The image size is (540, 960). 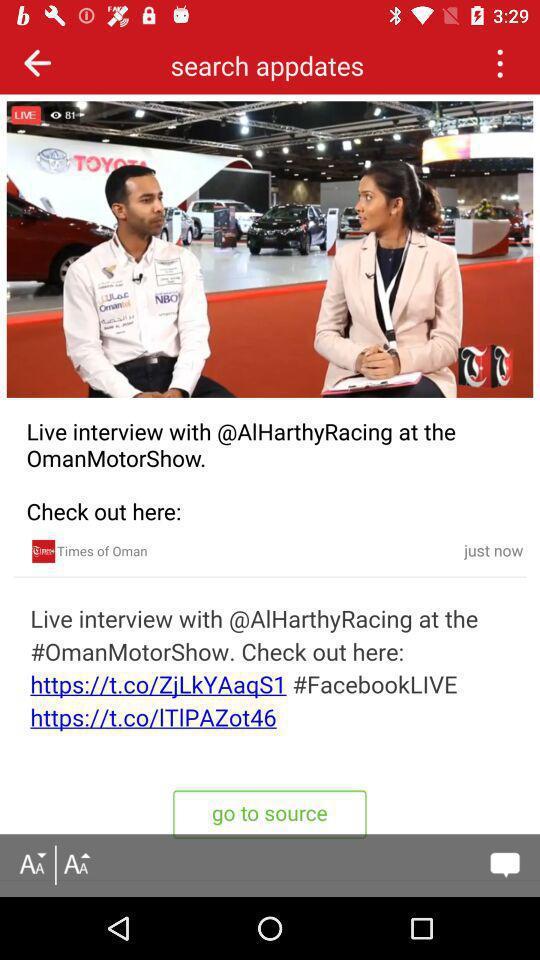 What do you see at coordinates (44, 551) in the screenshot?
I see `the image which is to the immediate left of times of oman` at bounding box center [44, 551].